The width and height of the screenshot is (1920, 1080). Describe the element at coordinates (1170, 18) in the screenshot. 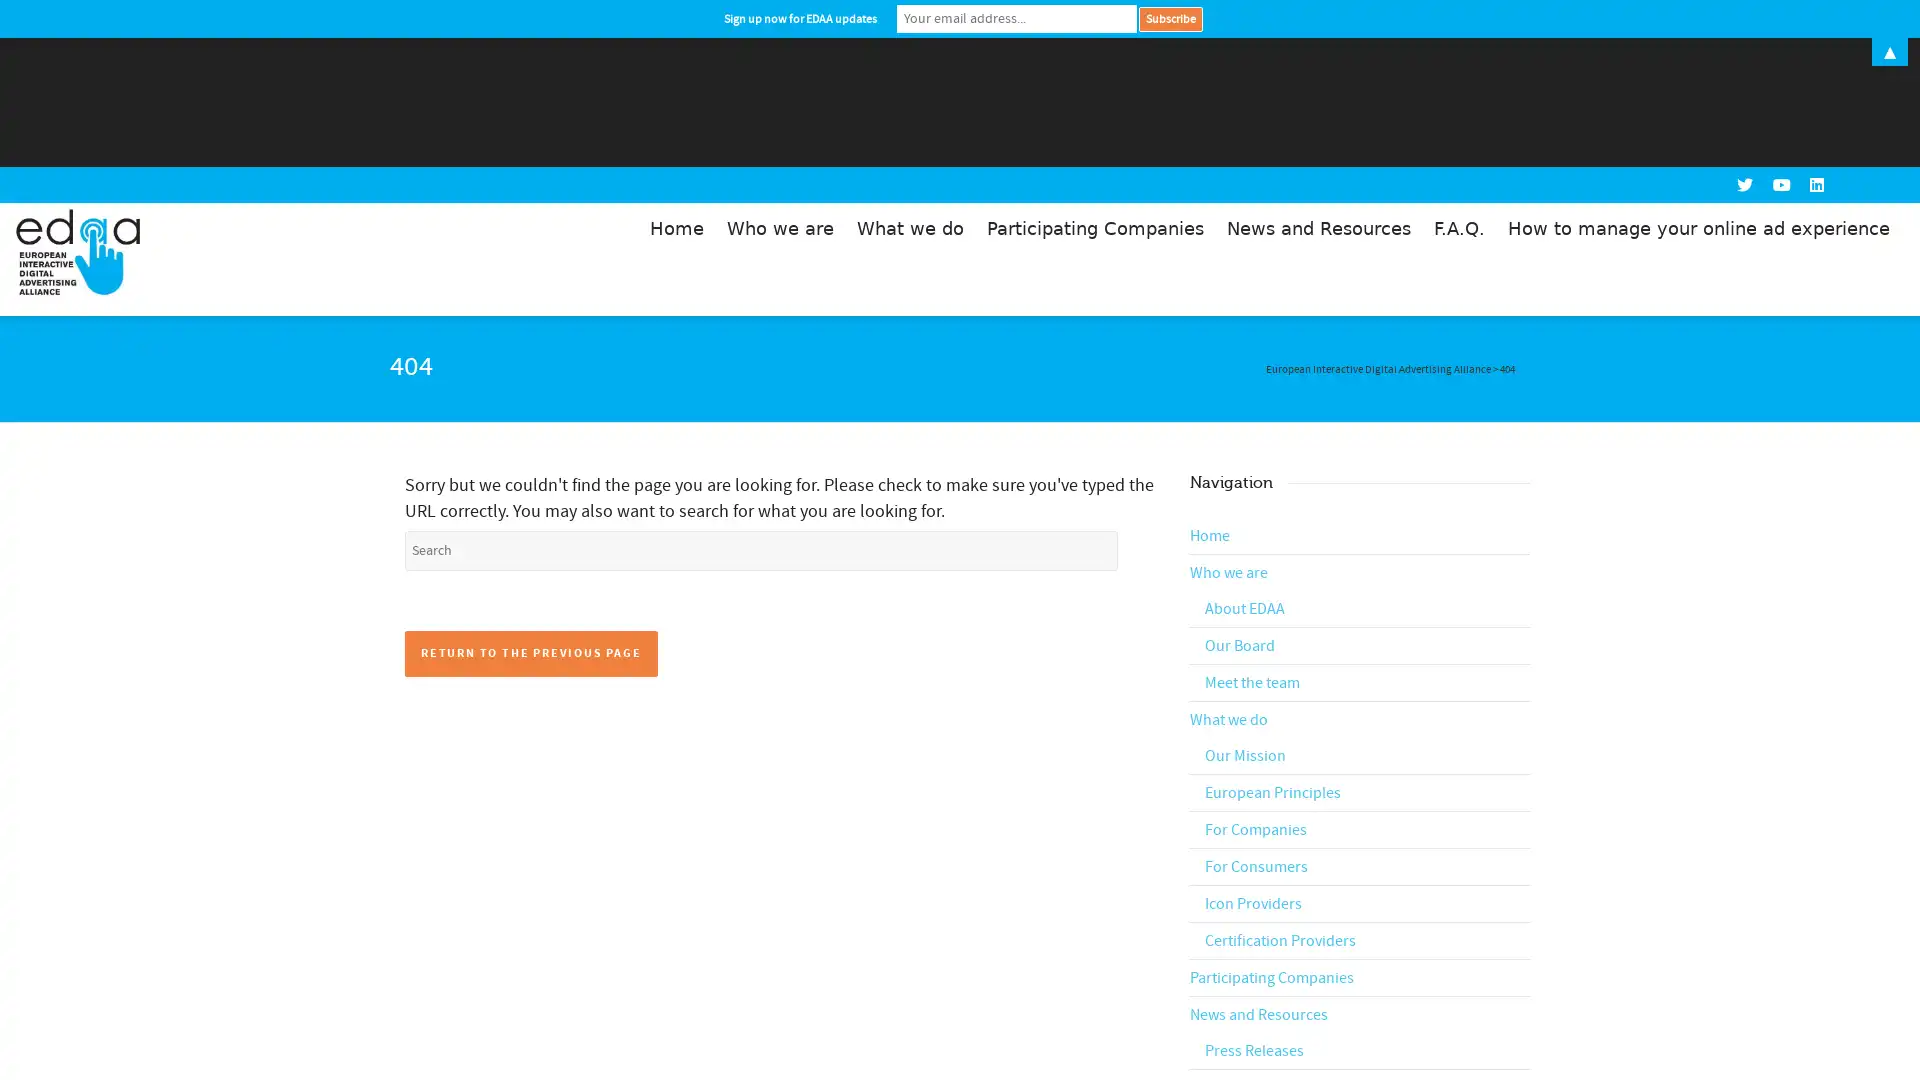

I see `Subscribe` at that location.